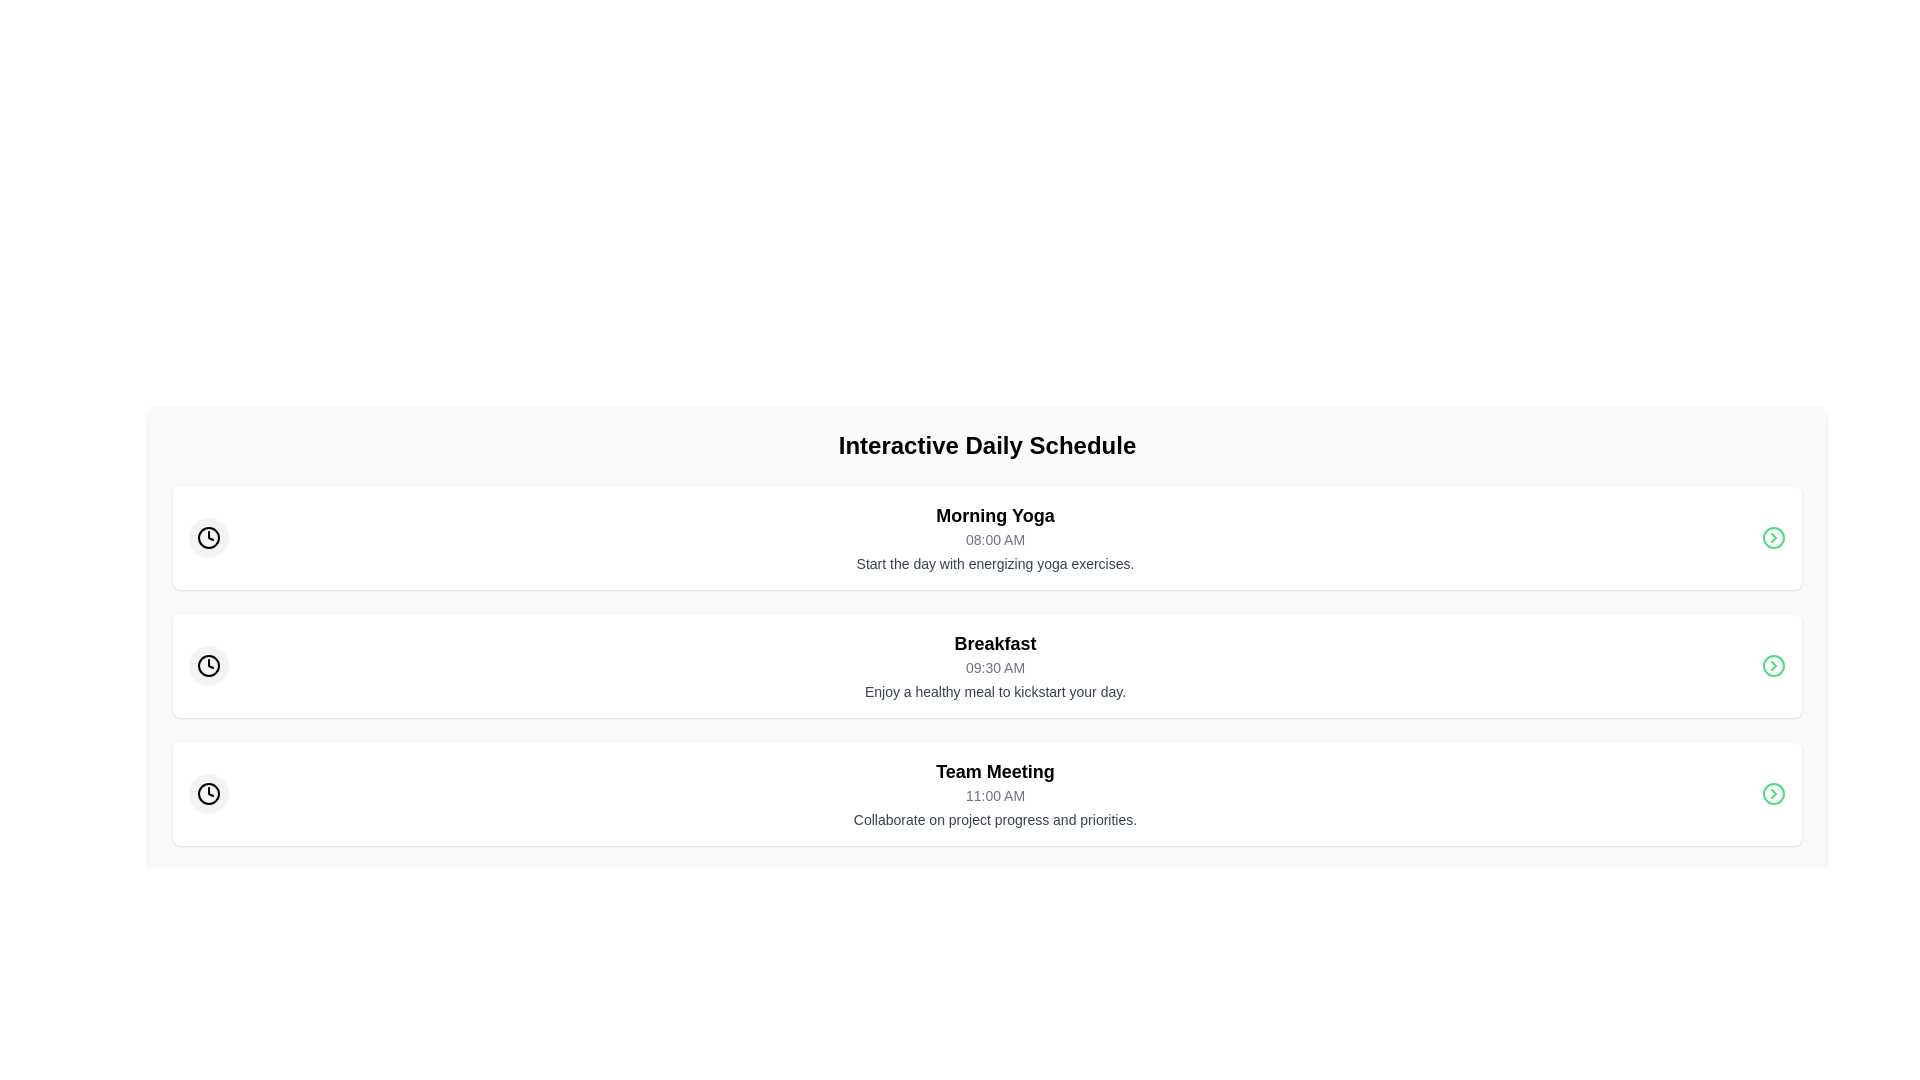  I want to click on the details of the Text Content Block that serves as a schedule entry, located centrally between 'Morning Yoga' and 'Team Meeting', so click(995, 666).